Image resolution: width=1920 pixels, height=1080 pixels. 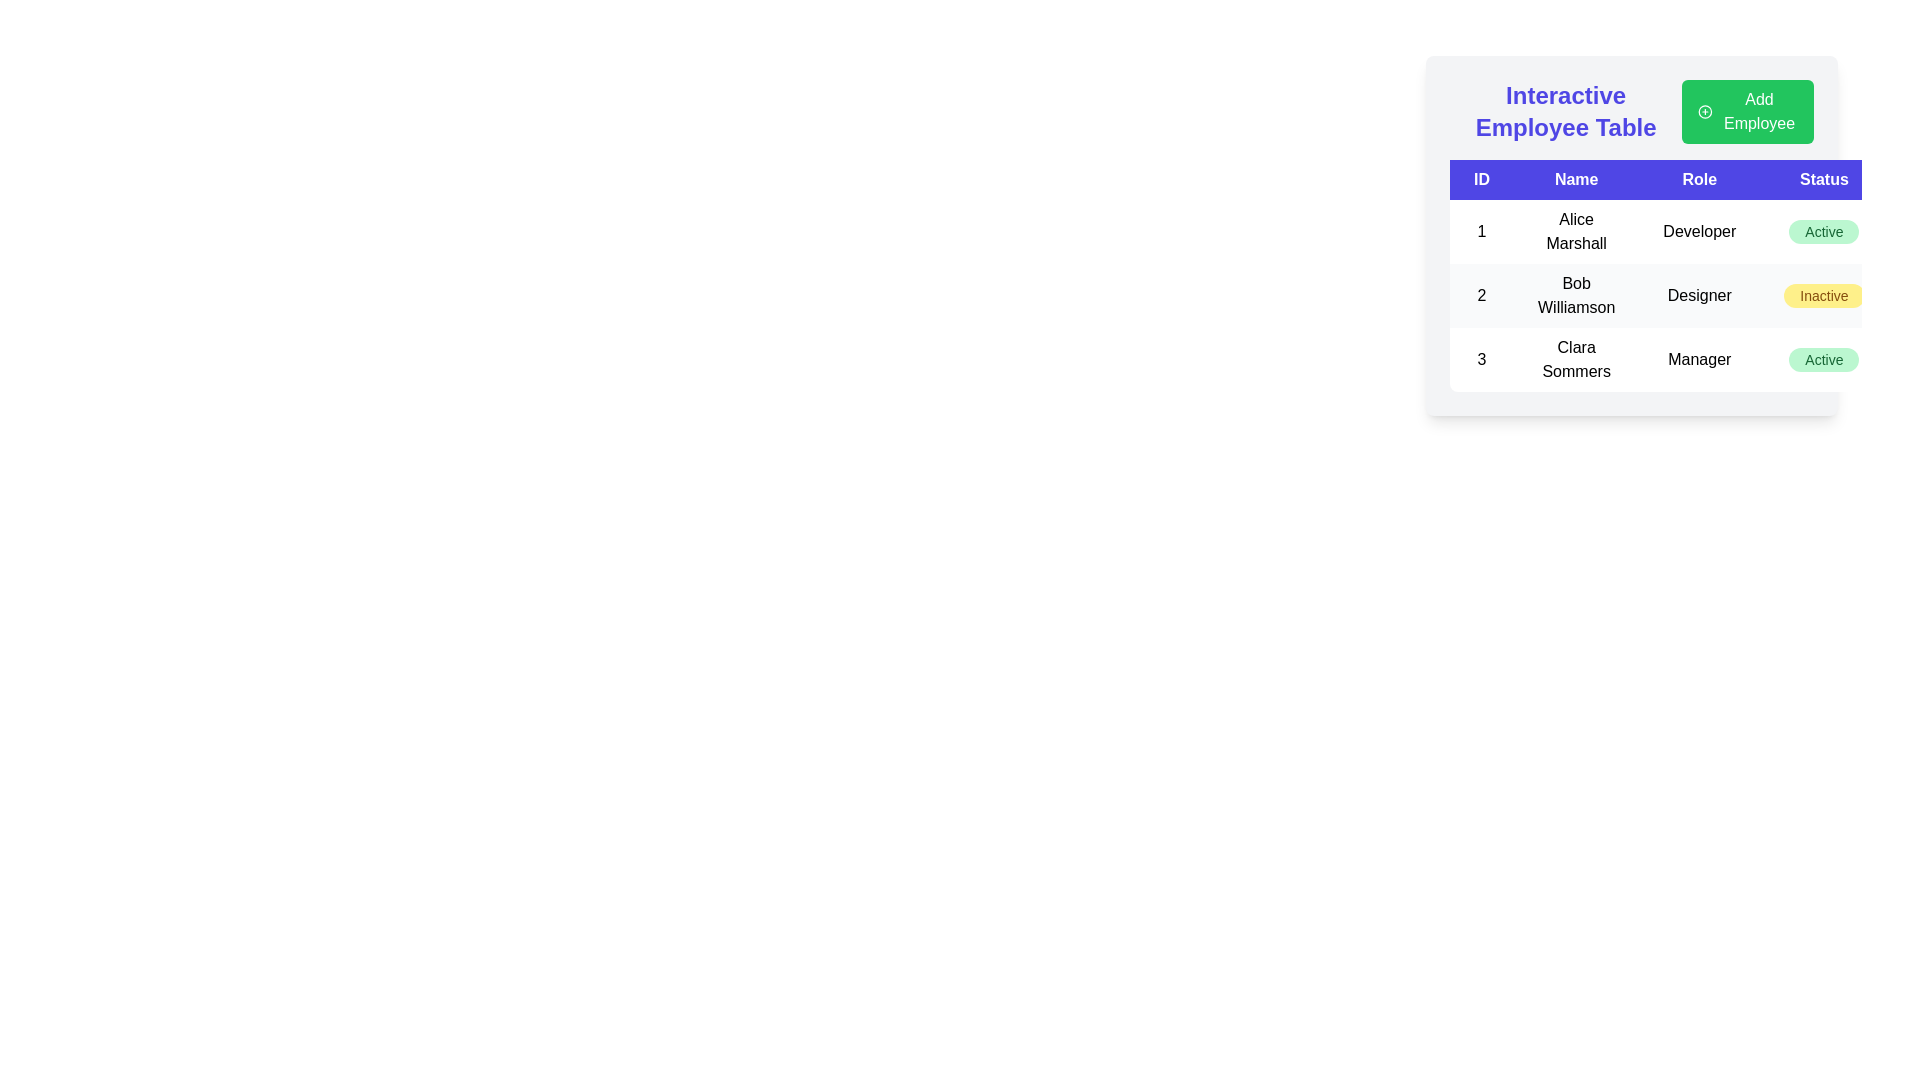 What do you see at coordinates (1482, 296) in the screenshot?
I see `the static table cell containing the ID number for 'Bob Williamson' to focus on this entry` at bounding box center [1482, 296].